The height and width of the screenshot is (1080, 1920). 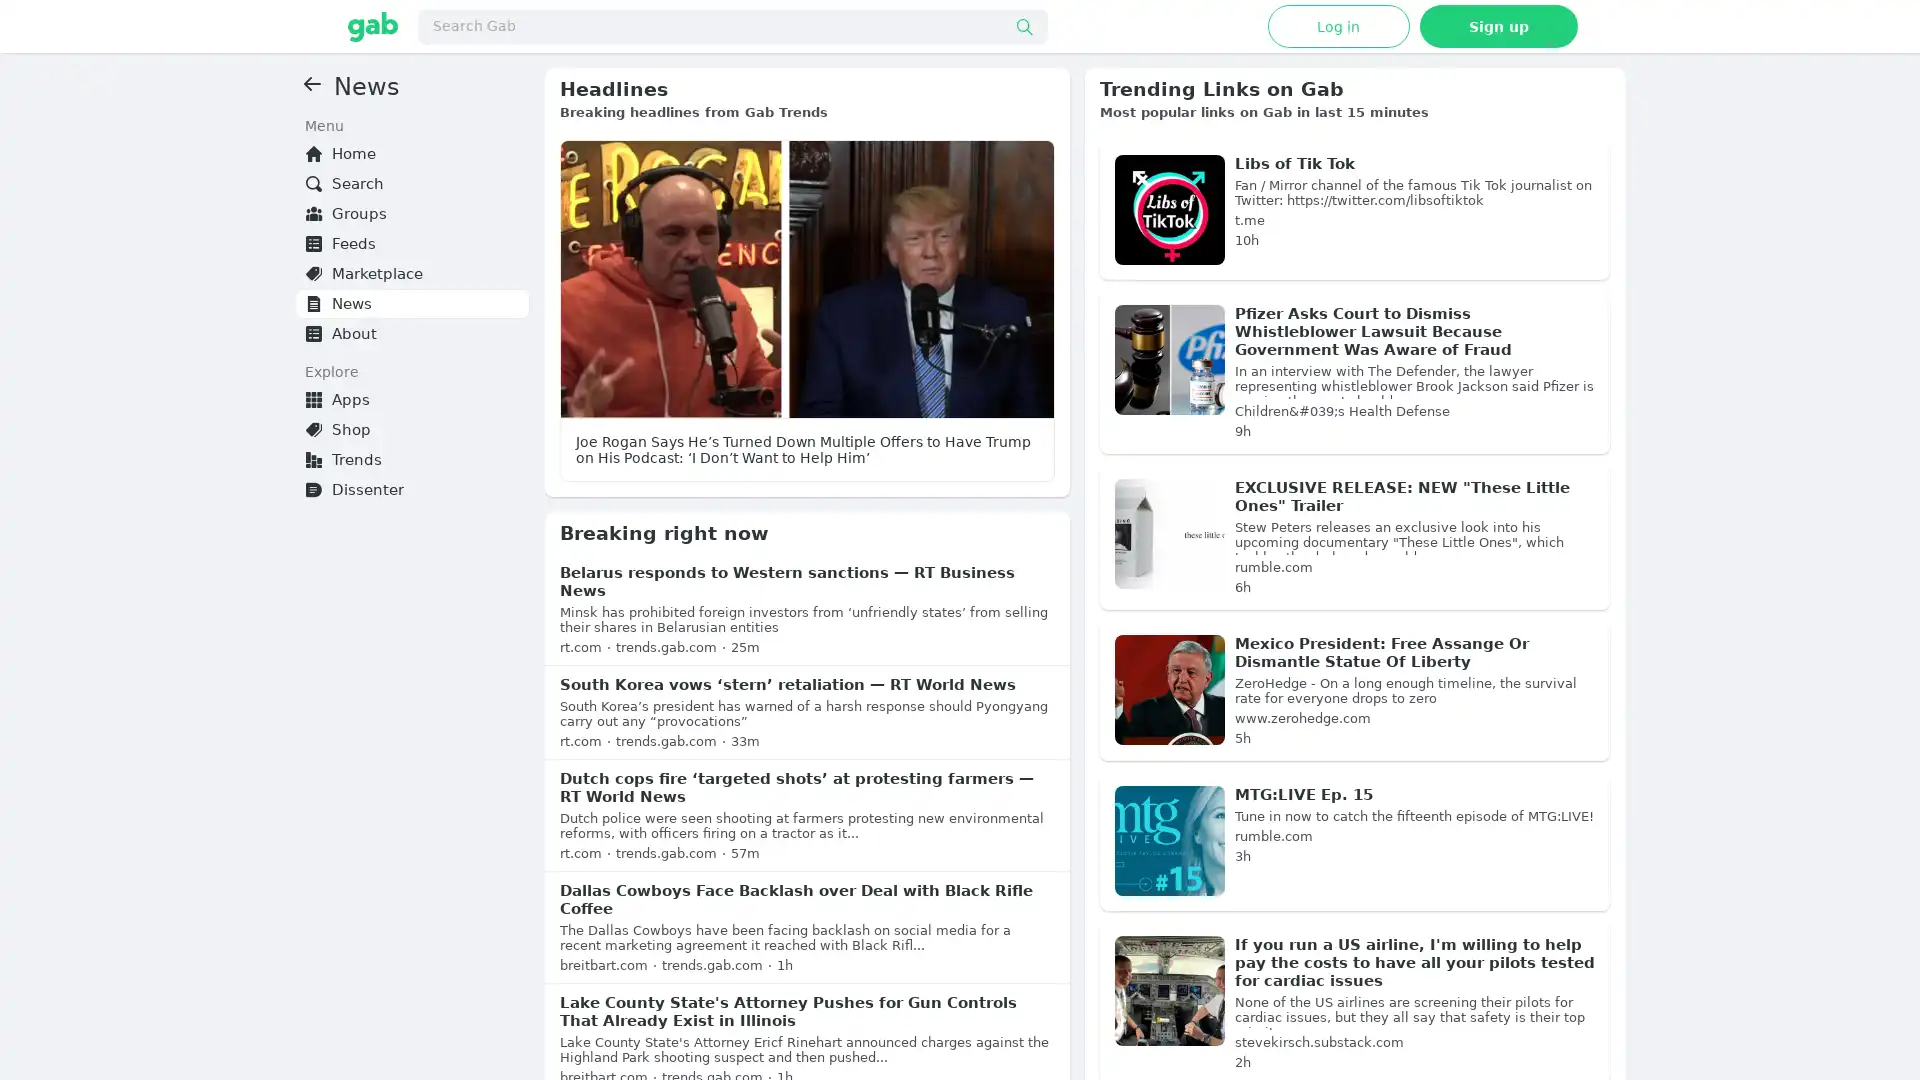 I want to click on Learn More, so click(x=1537, y=655).